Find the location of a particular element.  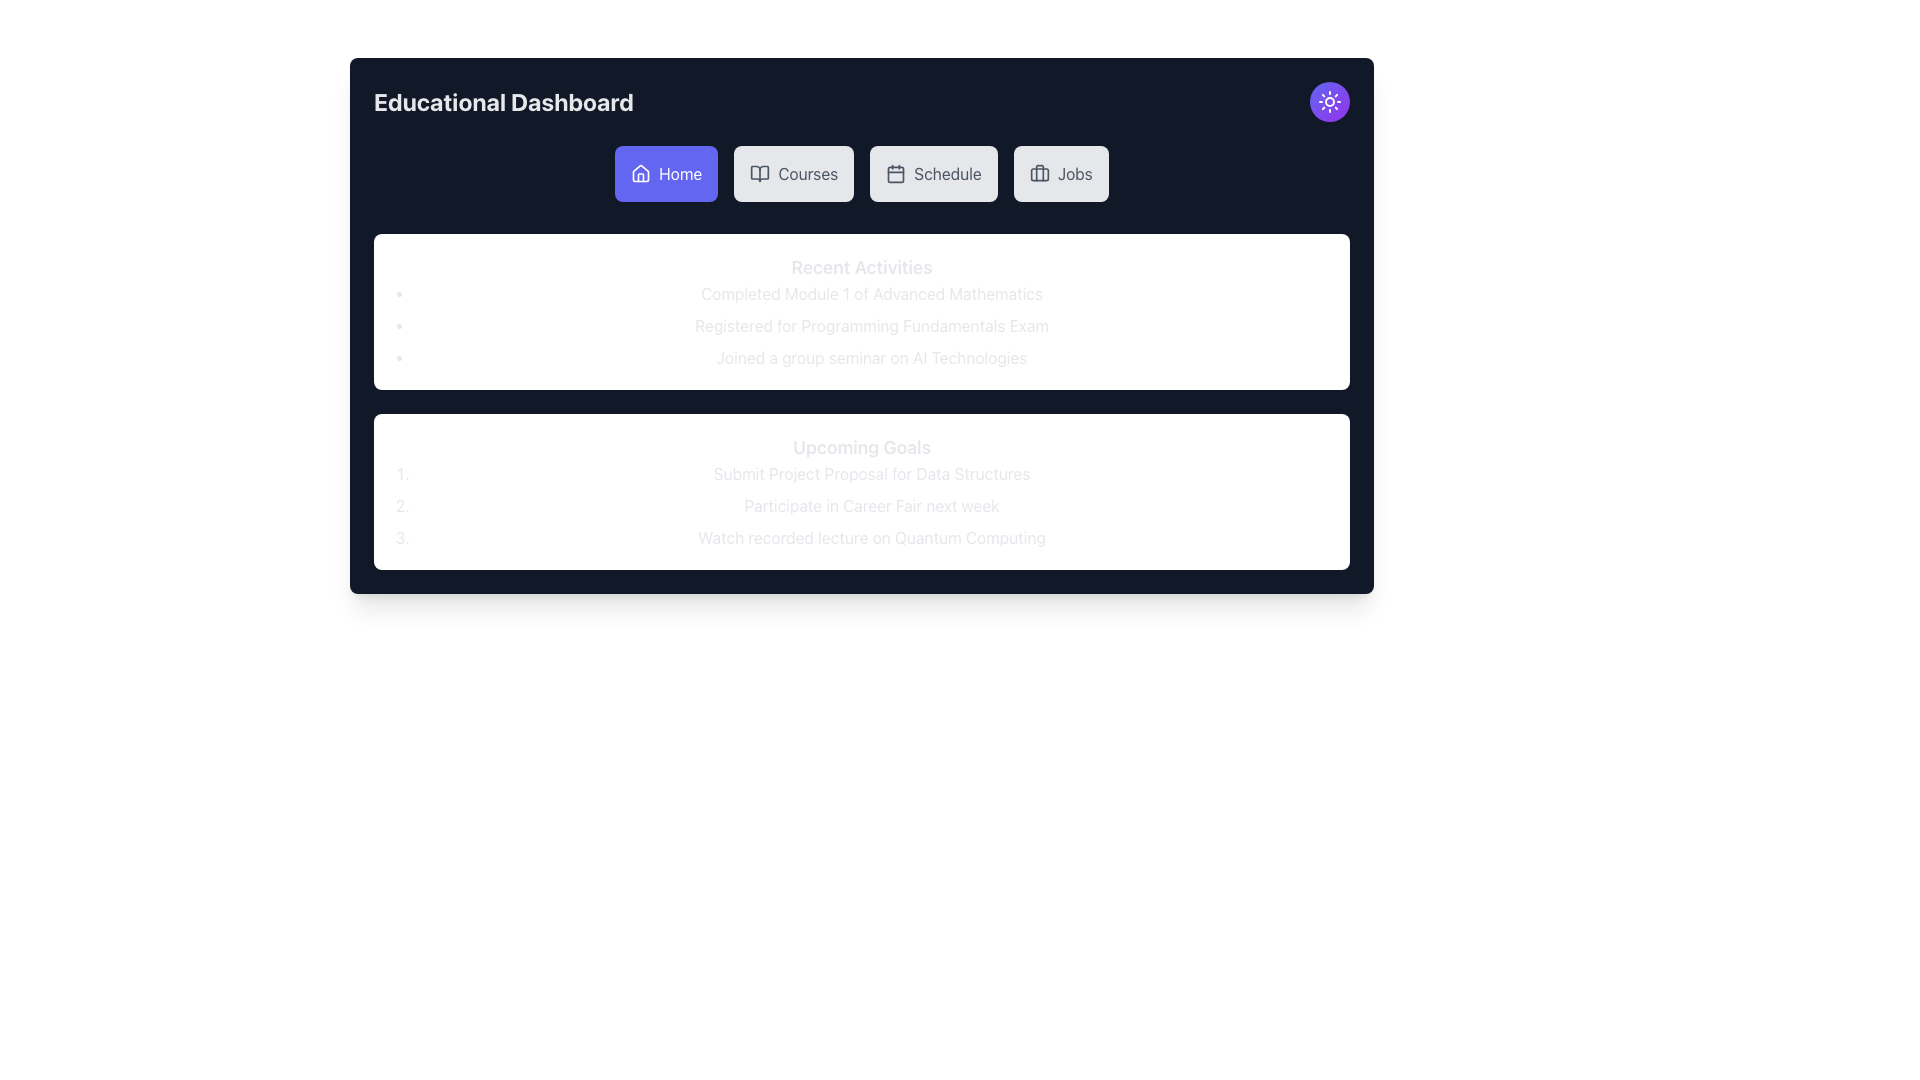

the open book icon located to the left of the 'Courses' text in the button with rounded corners is located at coordinates (759, 172).